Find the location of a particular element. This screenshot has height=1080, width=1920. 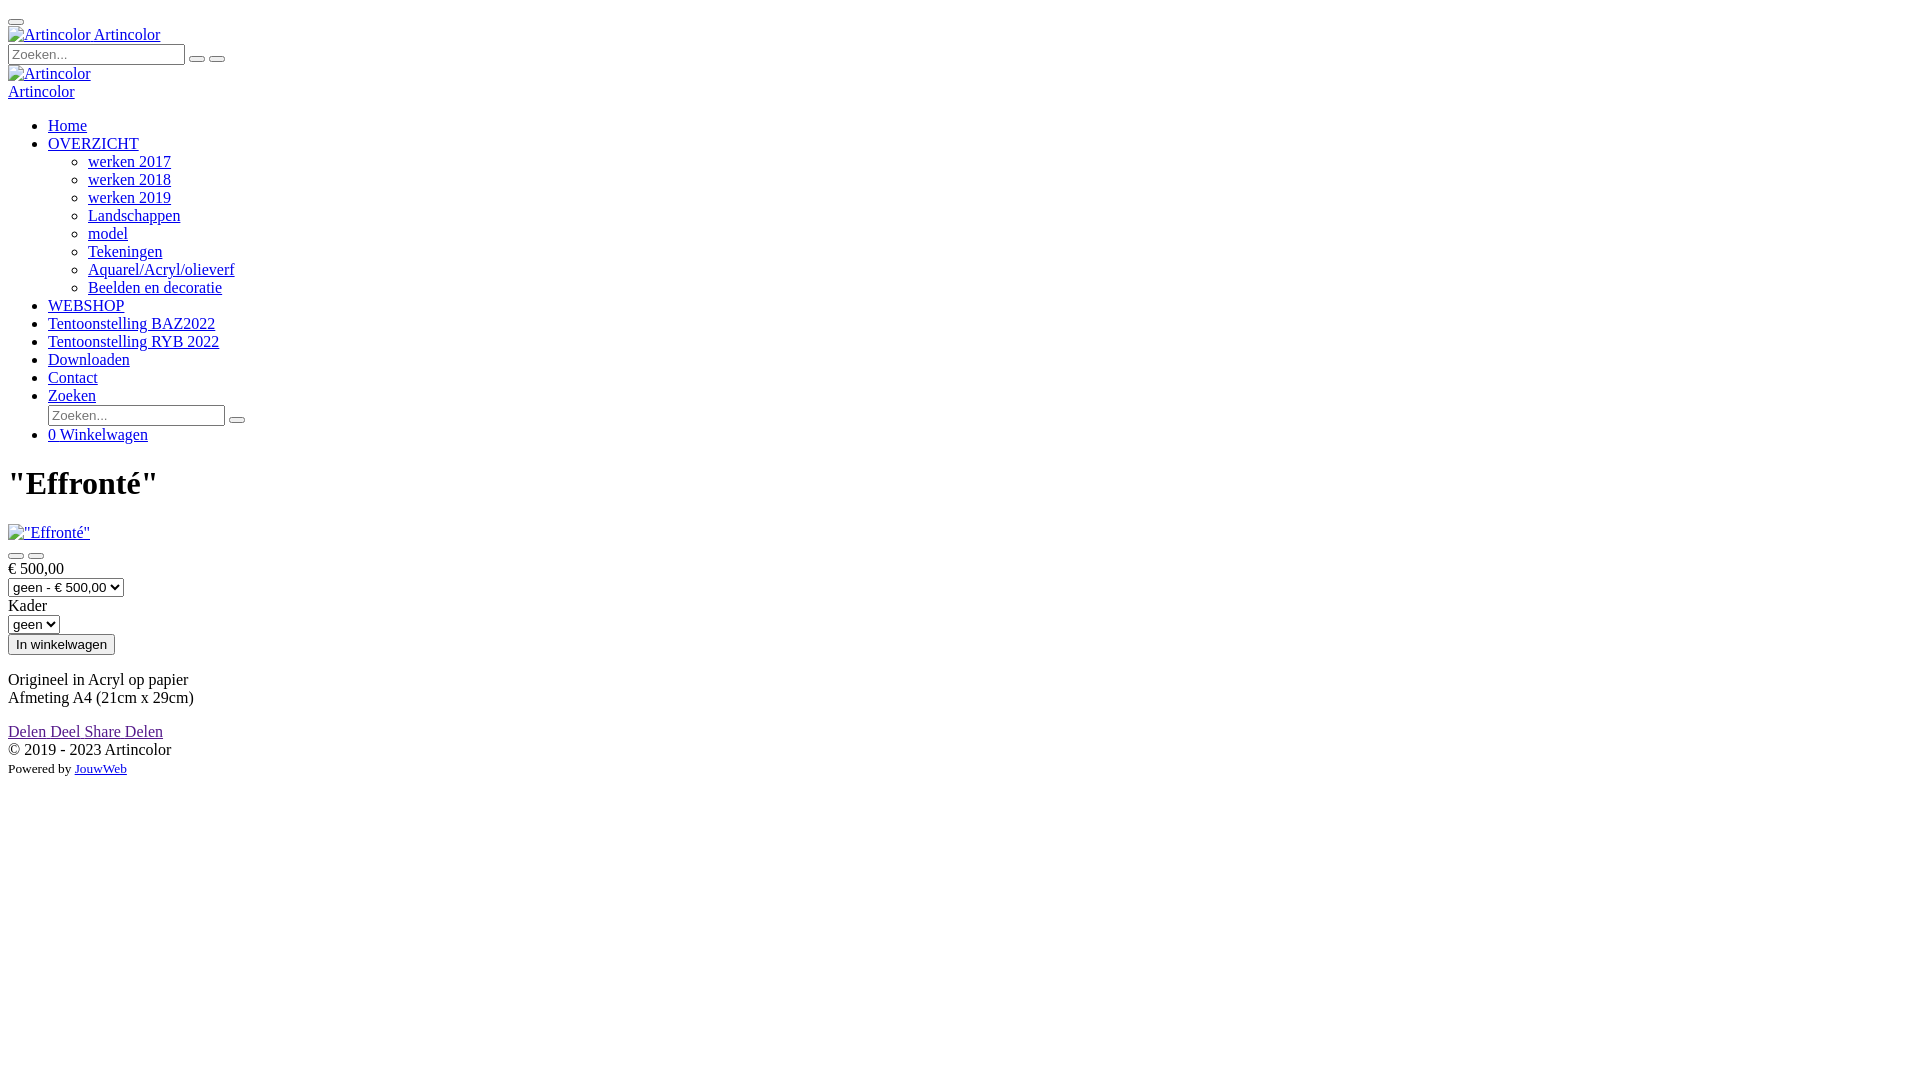

'Home' is located at coordinates (67, 125).